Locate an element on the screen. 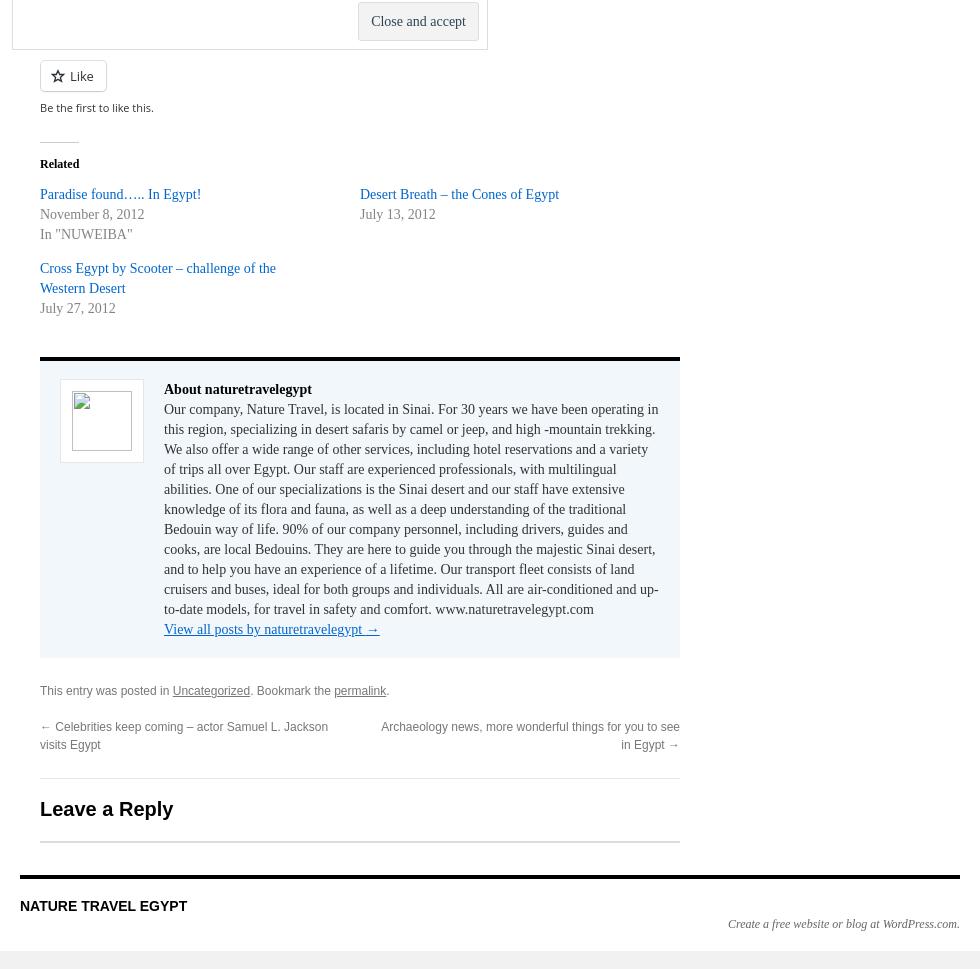 The width and height of the screenshot is (980, 969). '. Bookmark the' is located at coordinates (292, 689).